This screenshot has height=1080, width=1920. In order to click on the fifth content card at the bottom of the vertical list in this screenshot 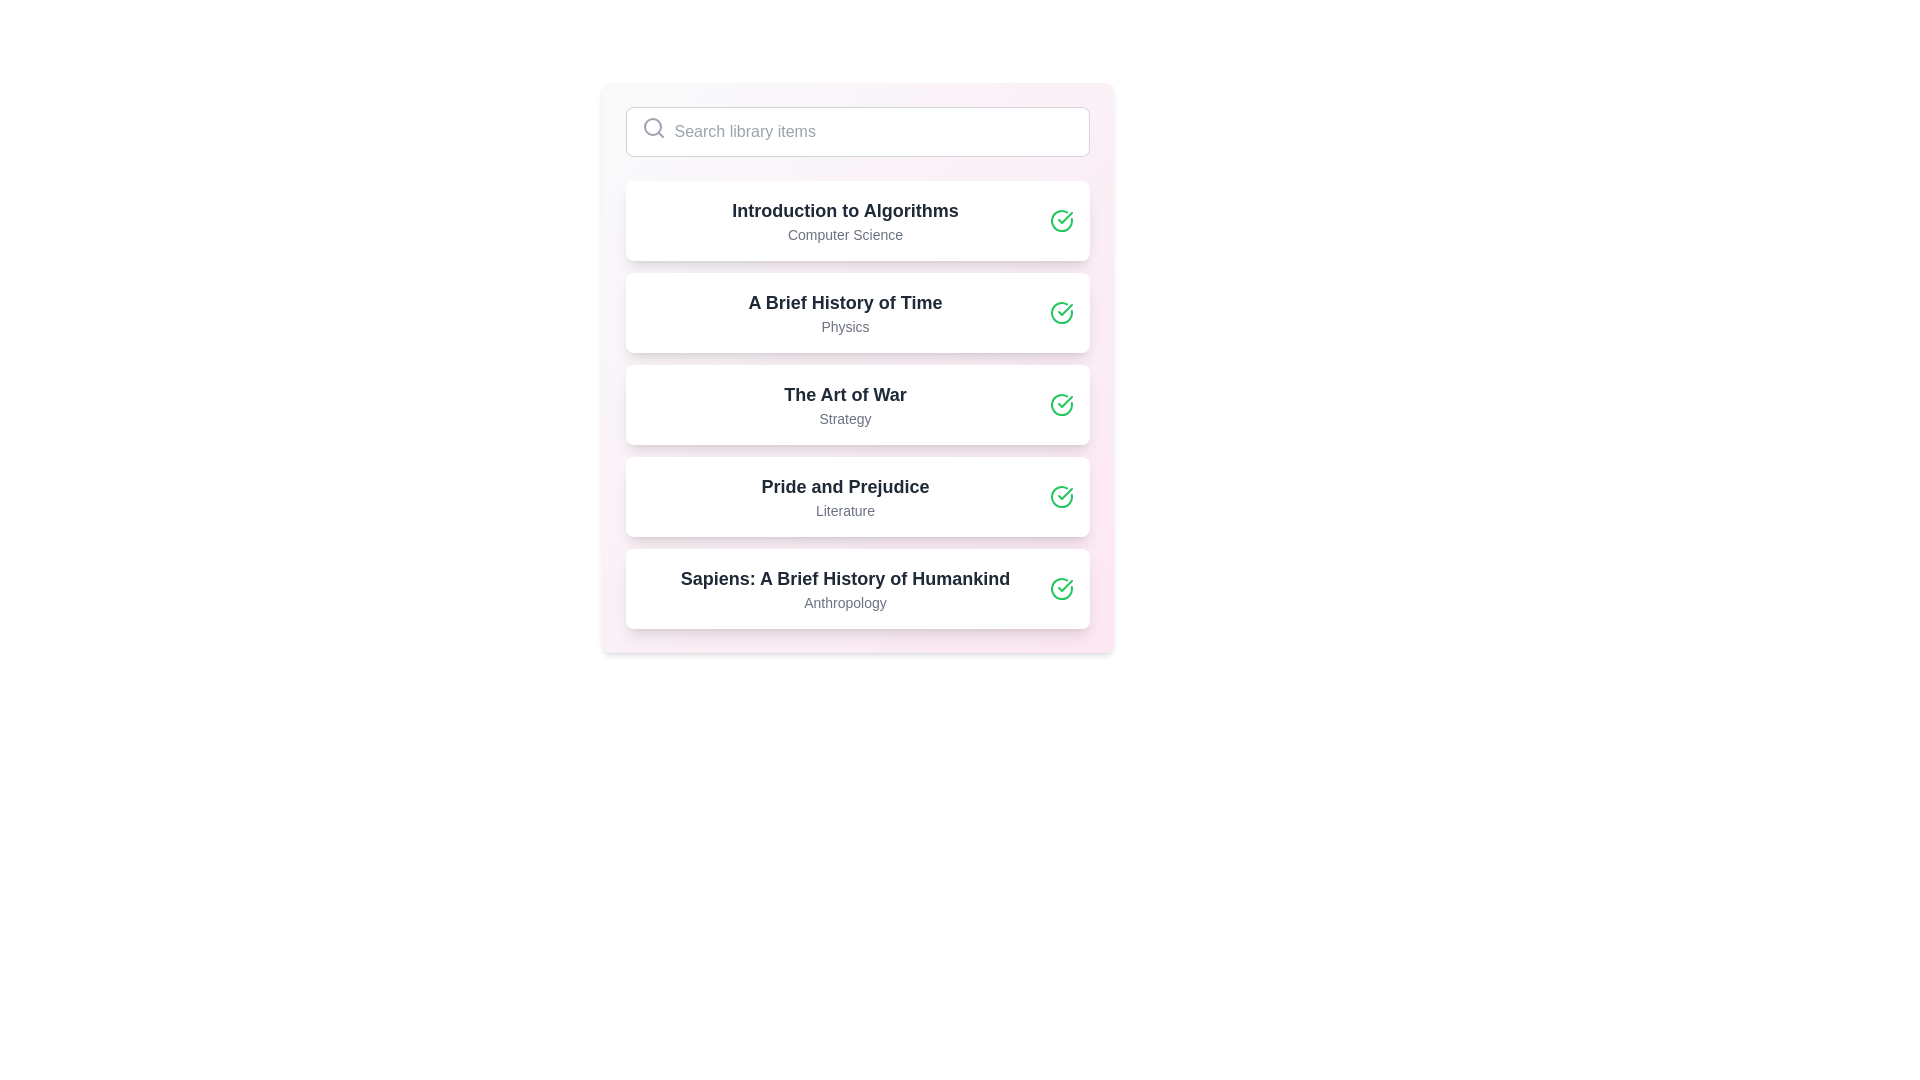, I will do `click(857, 588)`.